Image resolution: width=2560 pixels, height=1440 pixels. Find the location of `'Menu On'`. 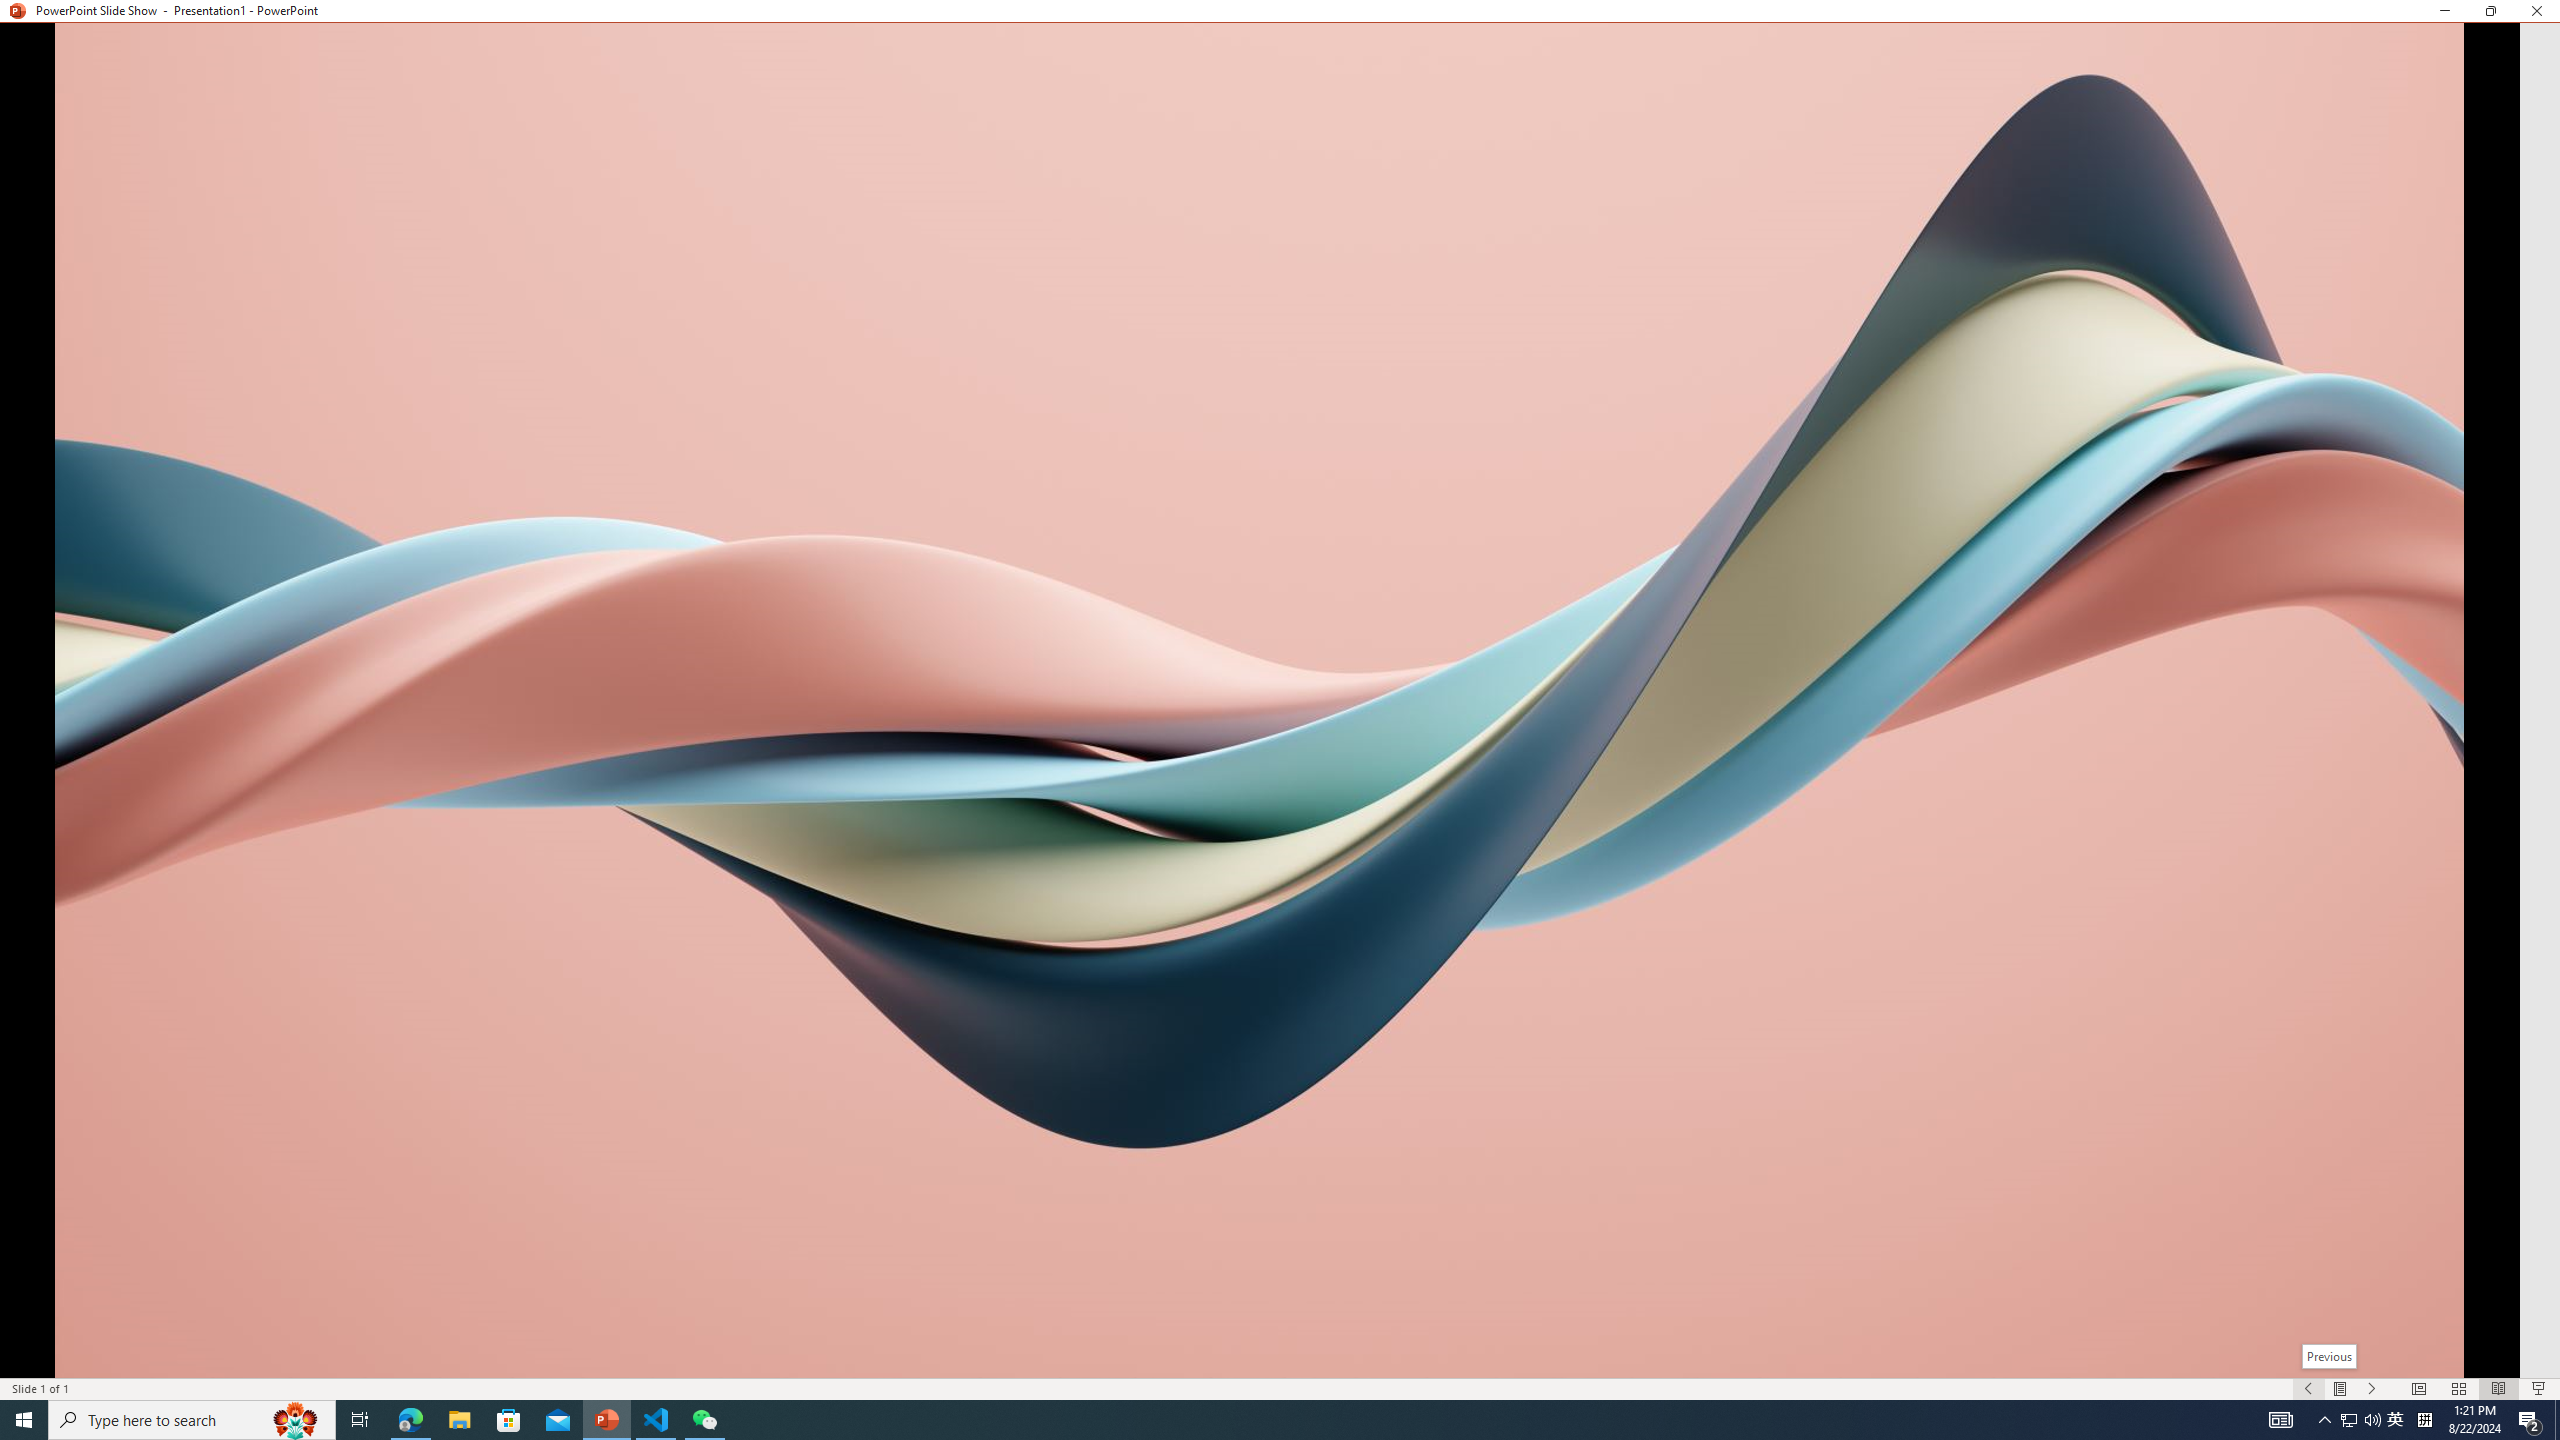

'Menu On' is located at coordinates (2340, 1389).